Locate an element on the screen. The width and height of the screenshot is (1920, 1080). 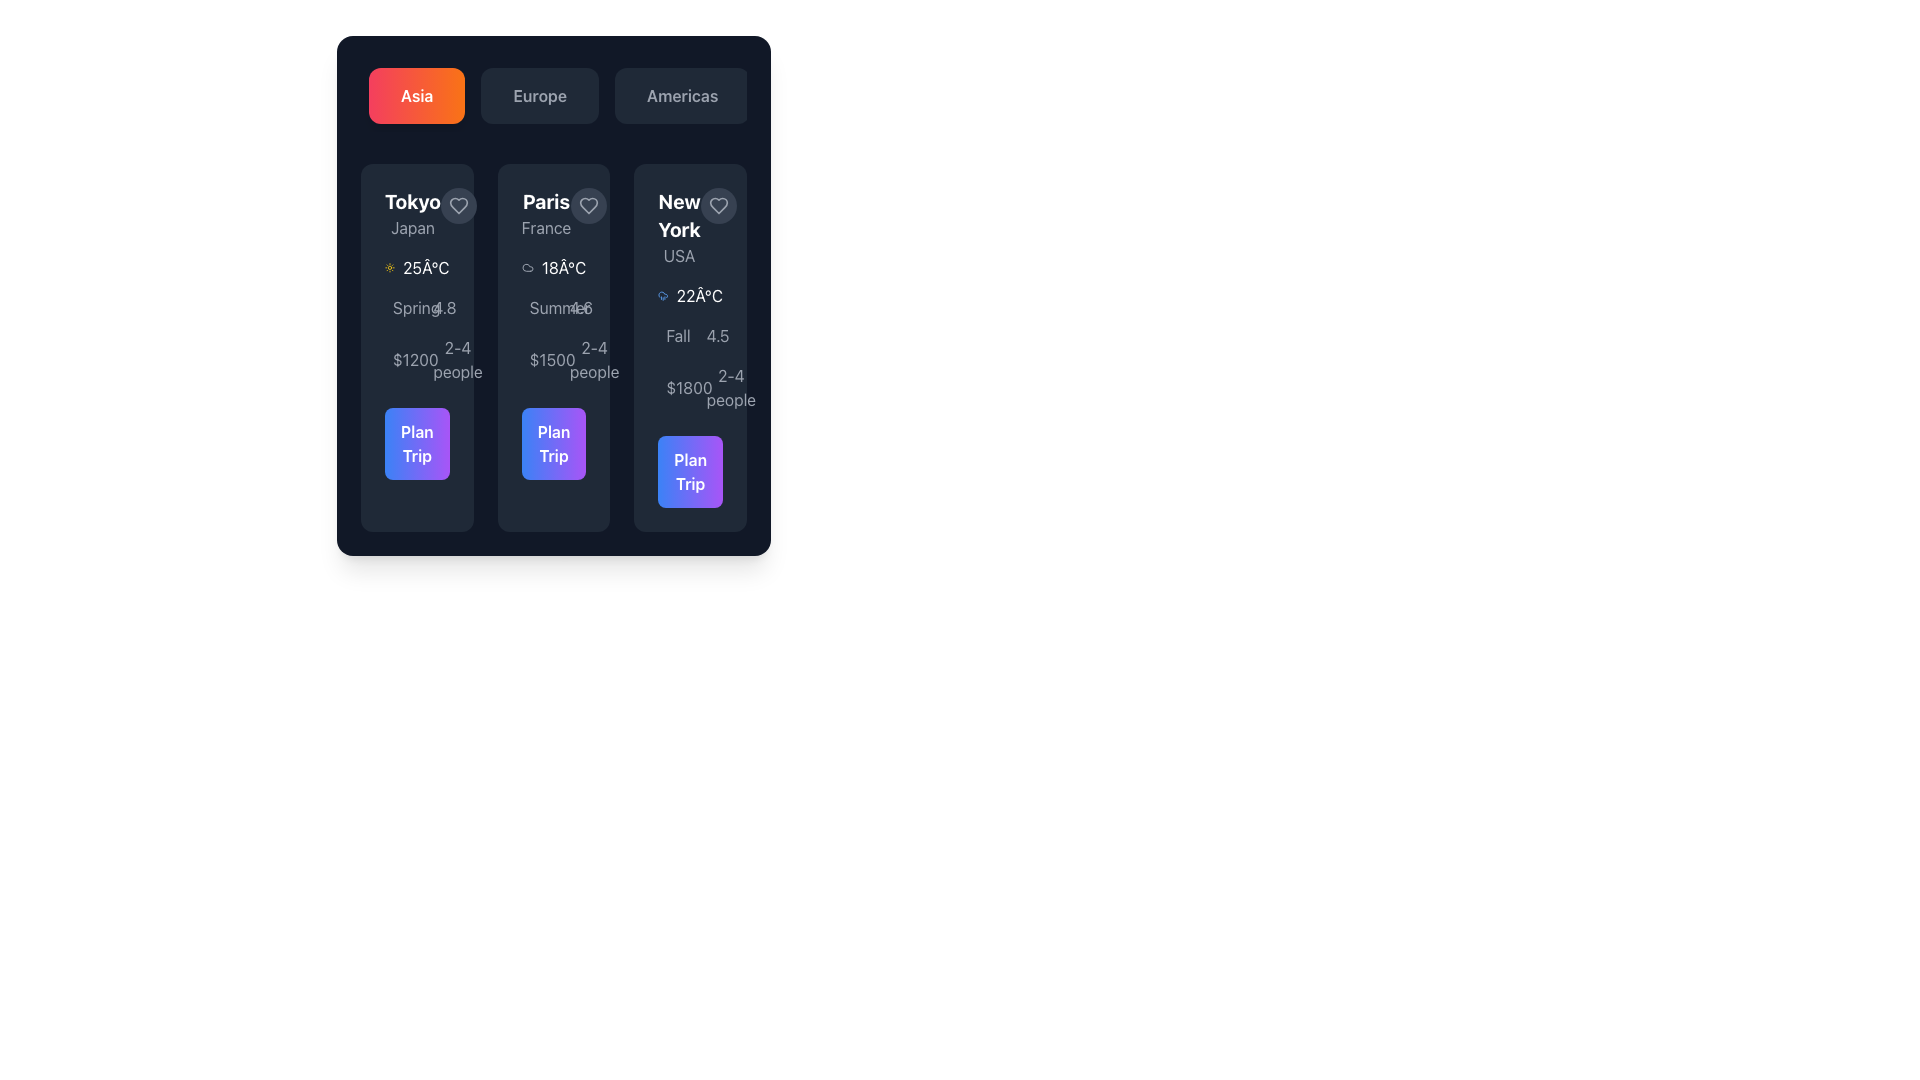
the temperature display element showing '18°C' with the cloud icon, located in the 'Paris, France' card, positioned centrally above the 'Summer' label is located at coordinates (553, 266).